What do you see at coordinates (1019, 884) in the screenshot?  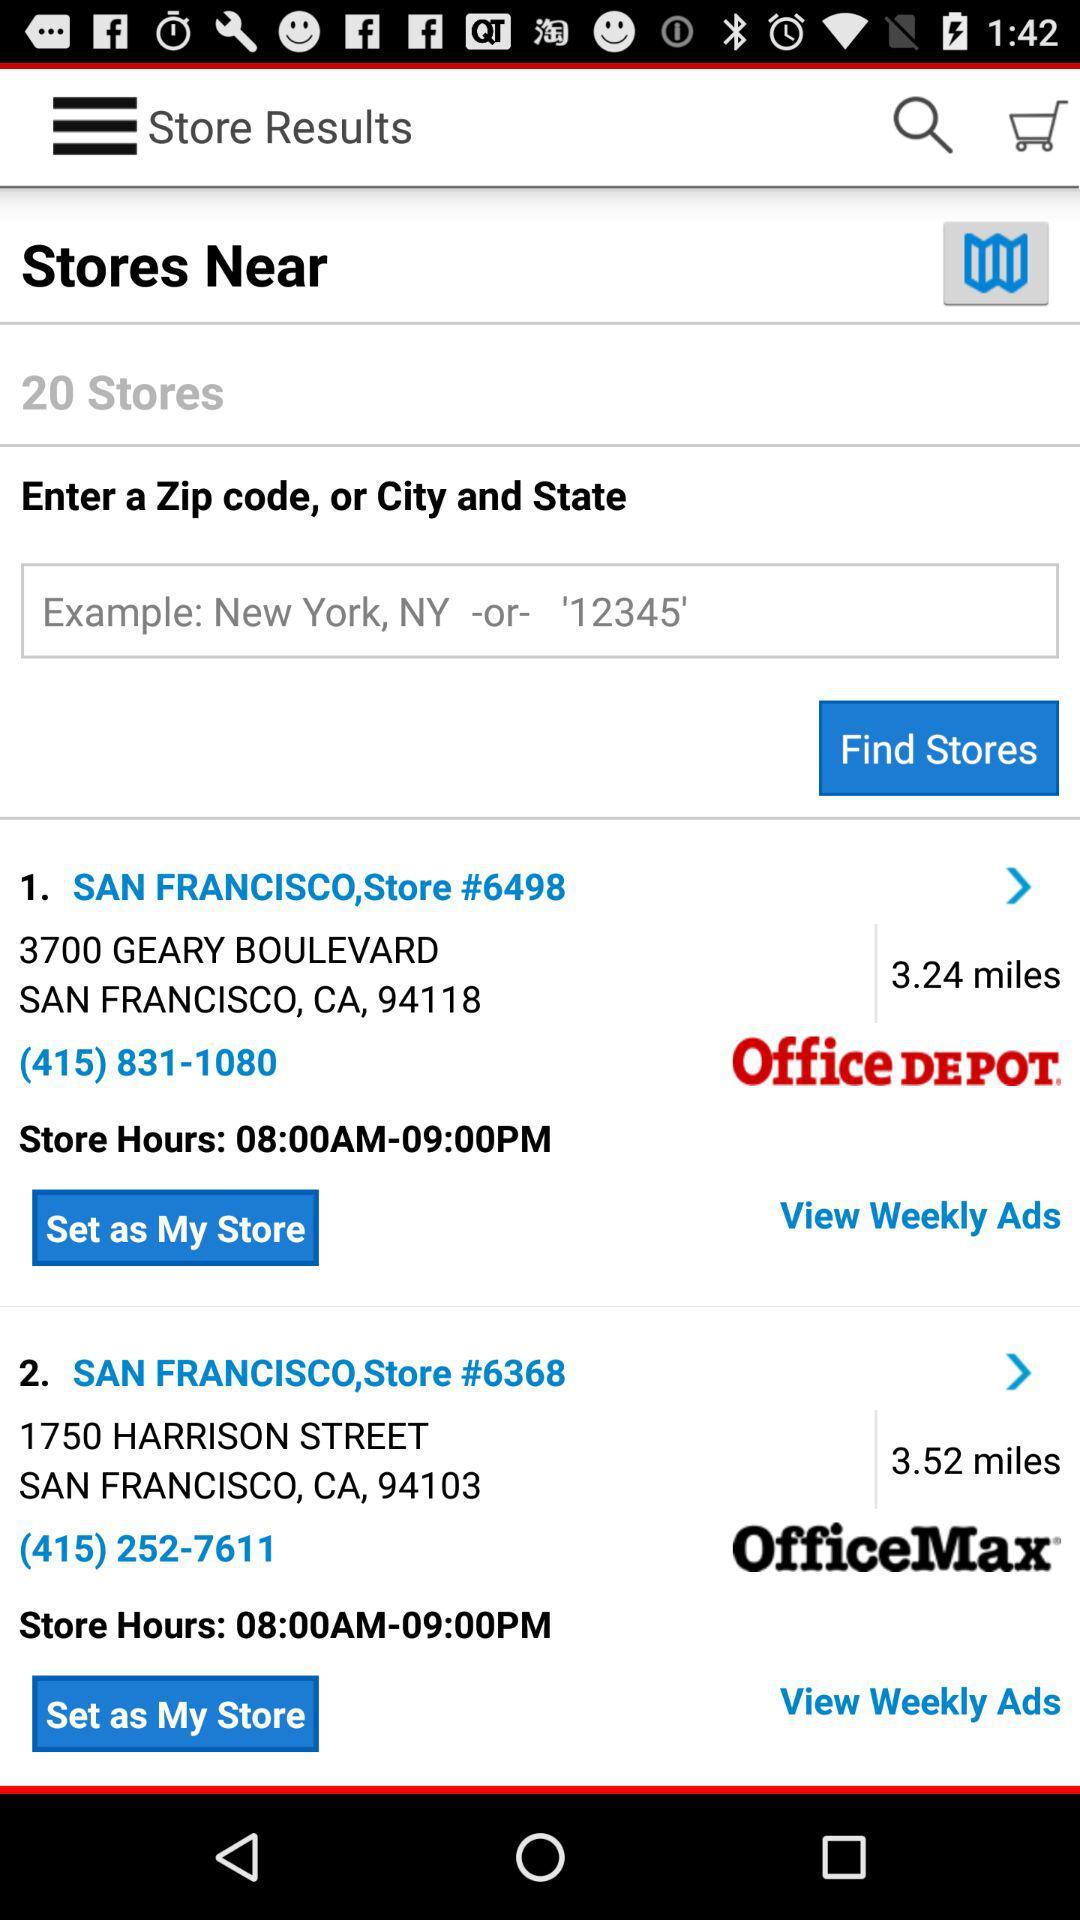 I see `san francisco store 6498` at bounding box center [1019, 884].